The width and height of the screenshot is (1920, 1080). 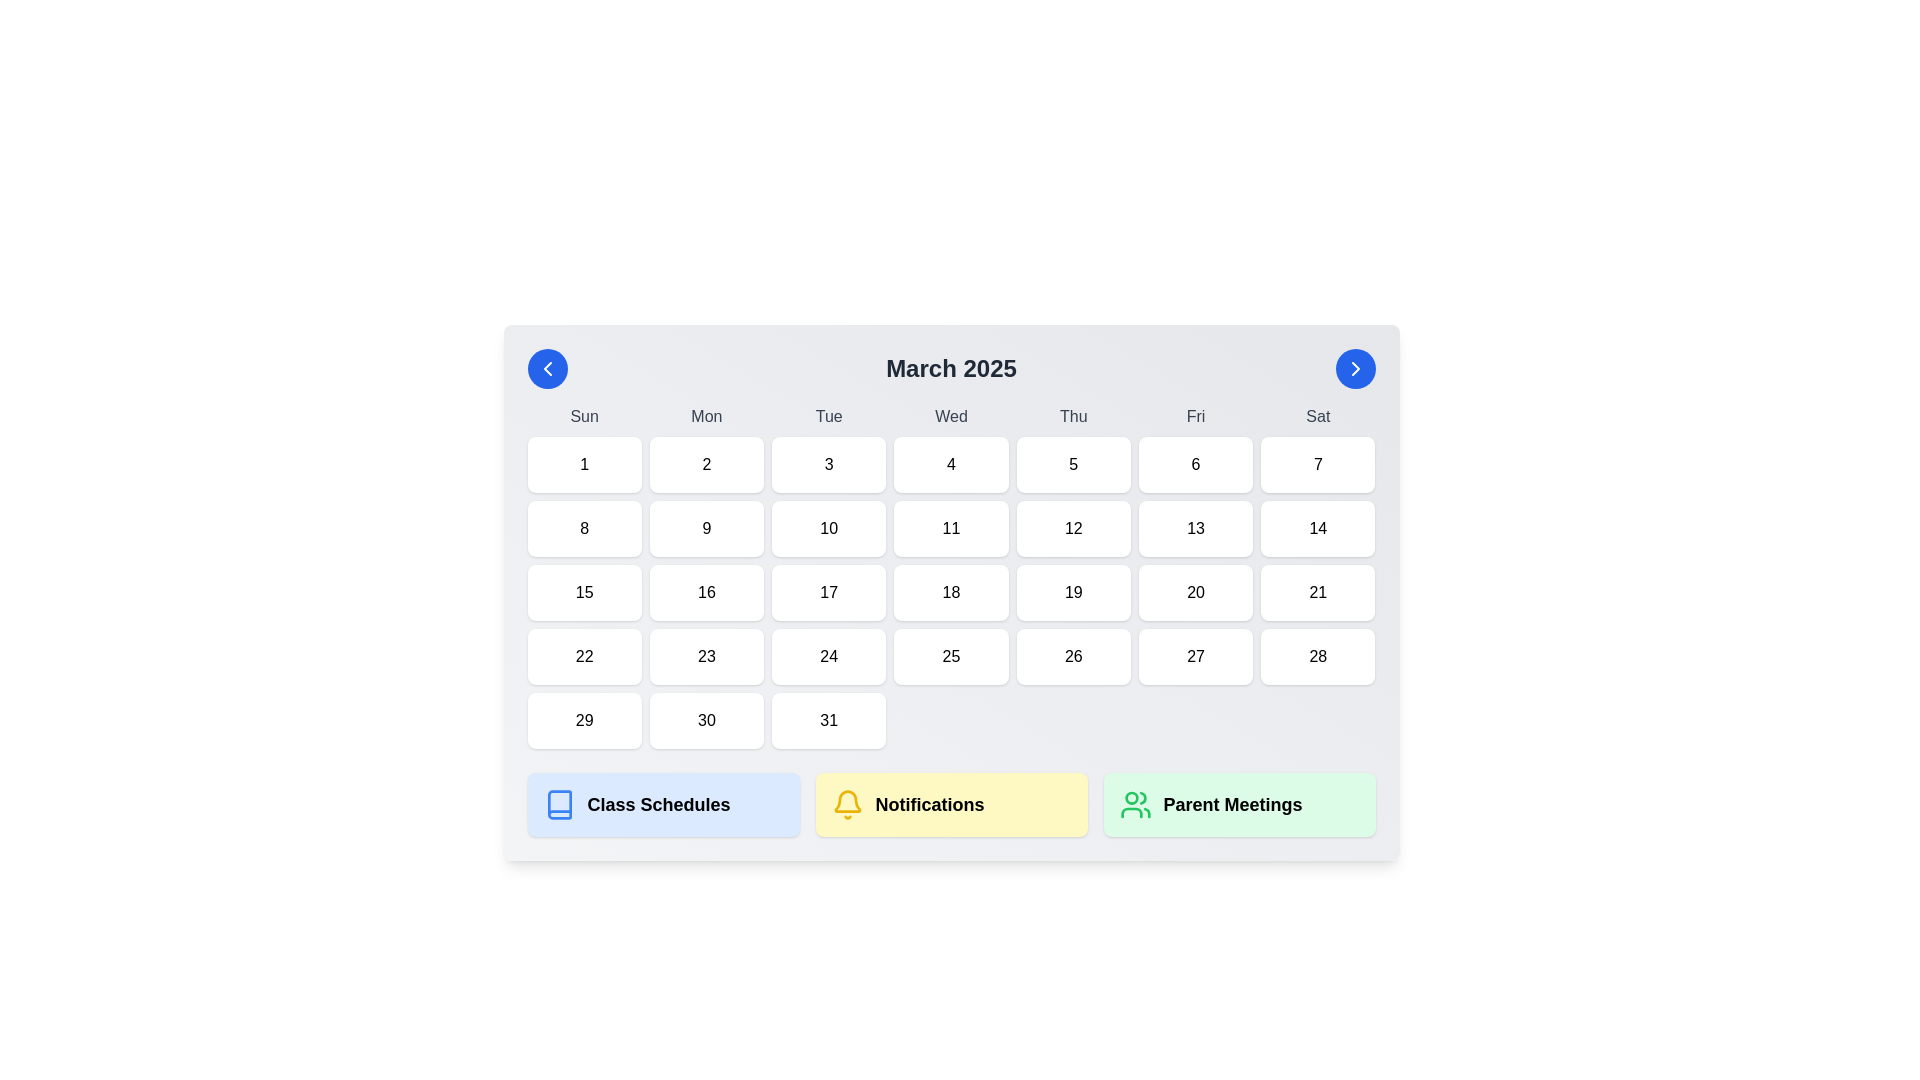 I want to click on the notification icon located in the Notifications section at the bottom-center area of the view, so click(x=847, y=804).